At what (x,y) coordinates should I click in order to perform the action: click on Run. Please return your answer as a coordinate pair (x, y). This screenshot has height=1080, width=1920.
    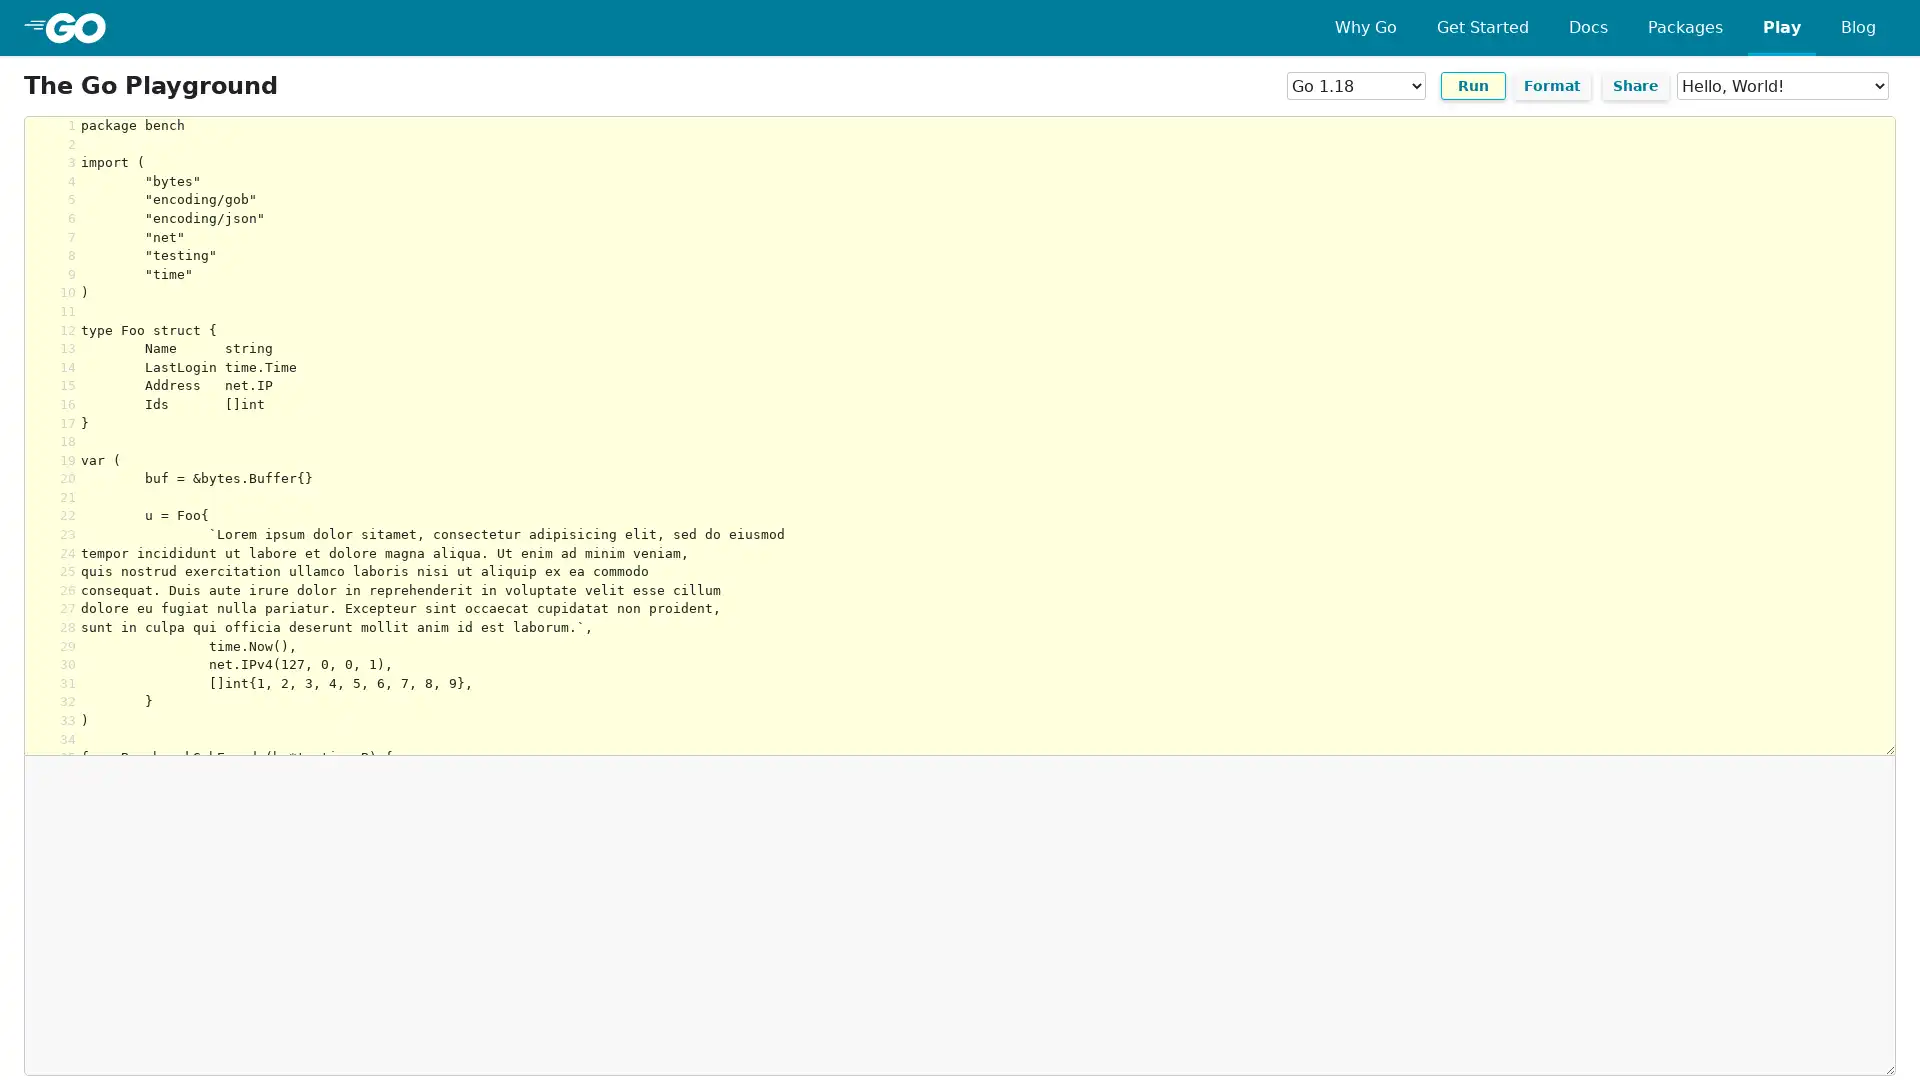
    Looking at the image, I should click on (1473, 84).